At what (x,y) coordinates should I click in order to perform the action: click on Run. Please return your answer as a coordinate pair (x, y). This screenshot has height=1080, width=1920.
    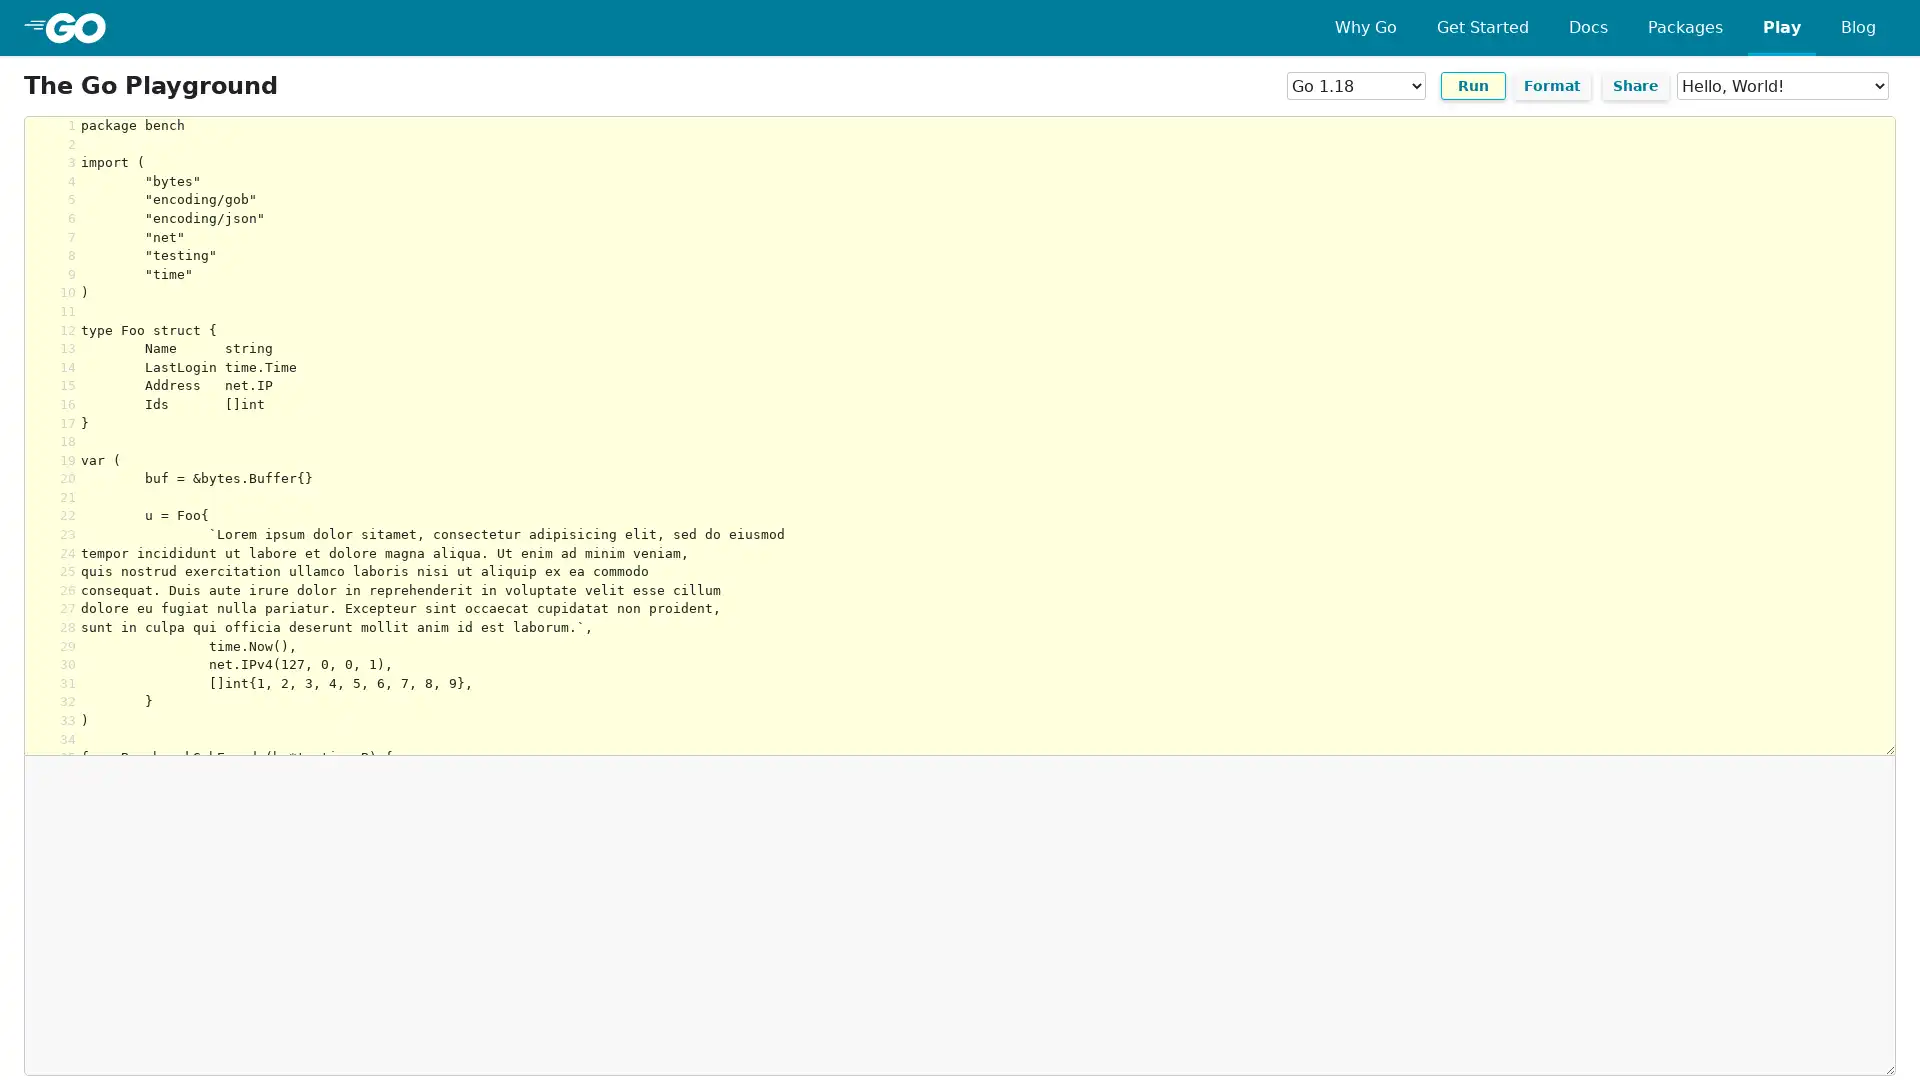
    Looking at the image, I should click on (1473, 84).